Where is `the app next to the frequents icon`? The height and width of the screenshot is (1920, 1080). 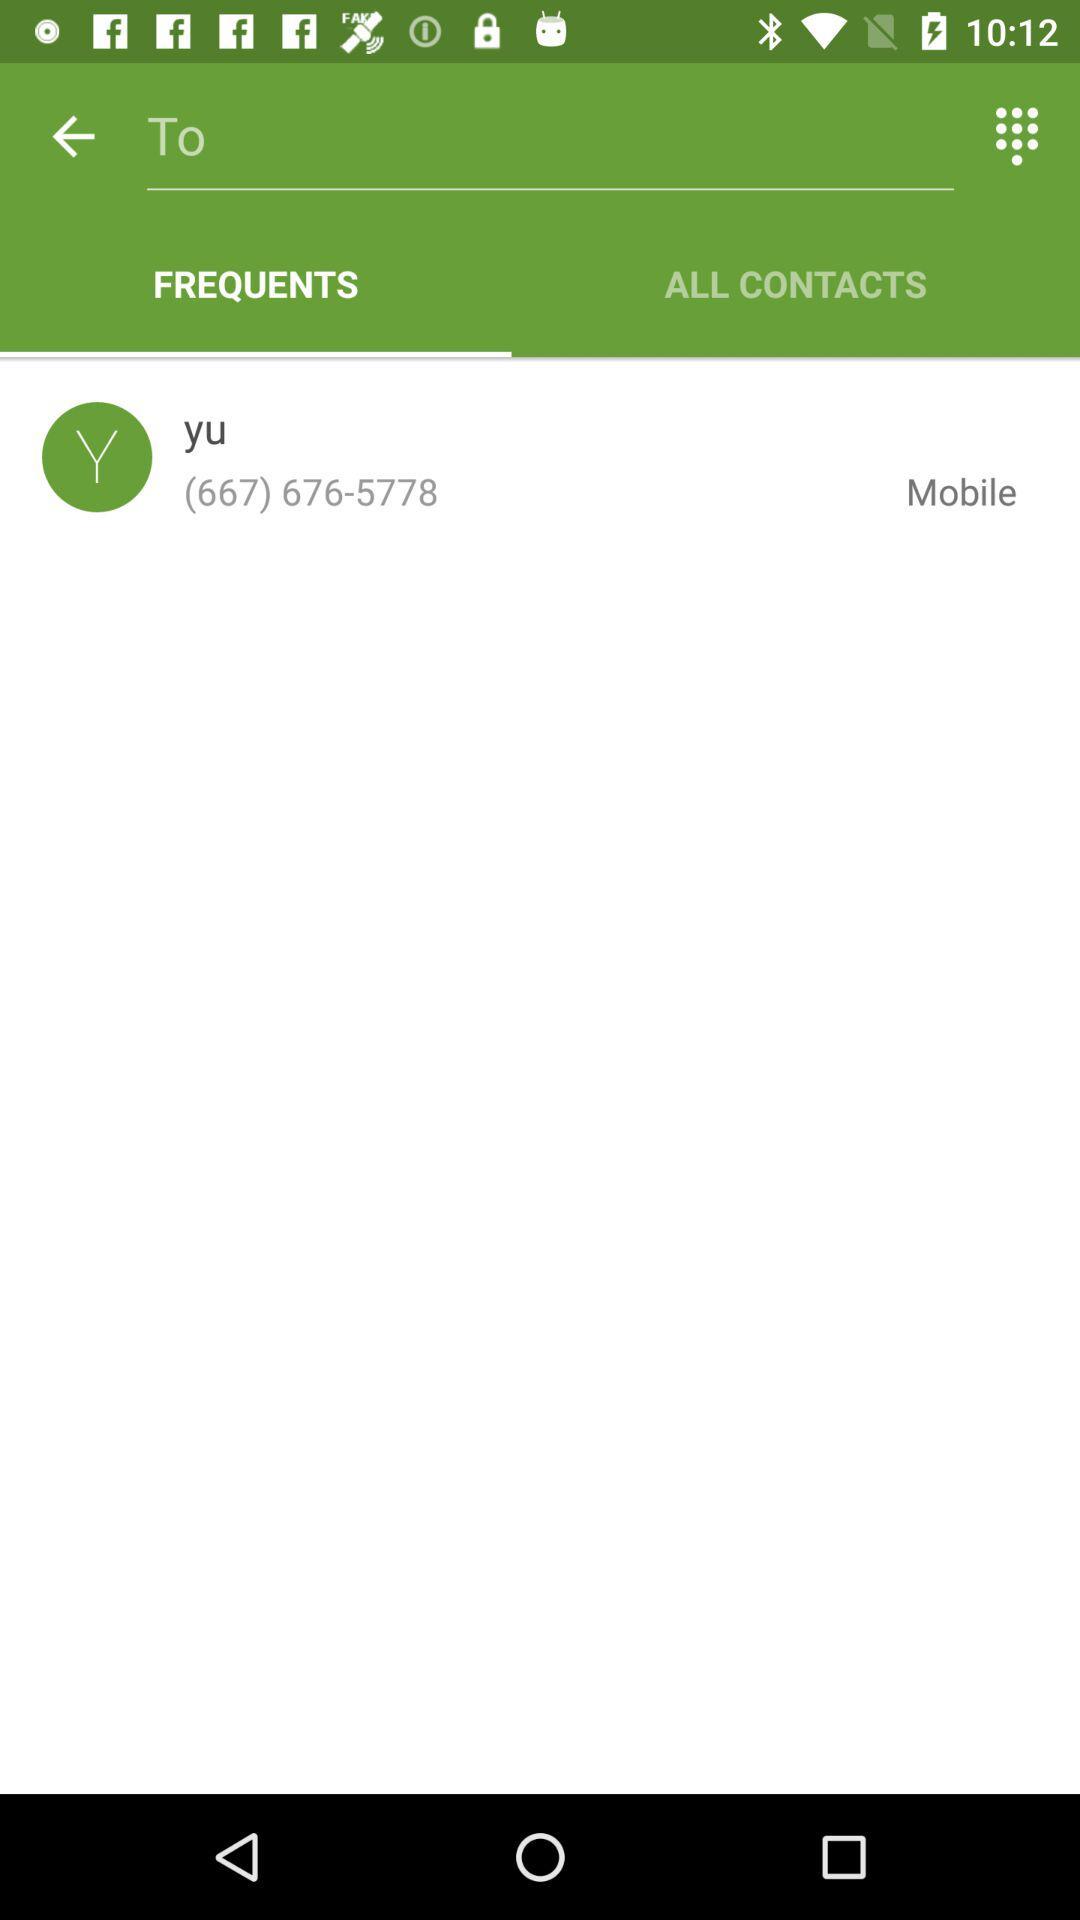 the app next to the frequents icon is located at coordinates (794, 282).